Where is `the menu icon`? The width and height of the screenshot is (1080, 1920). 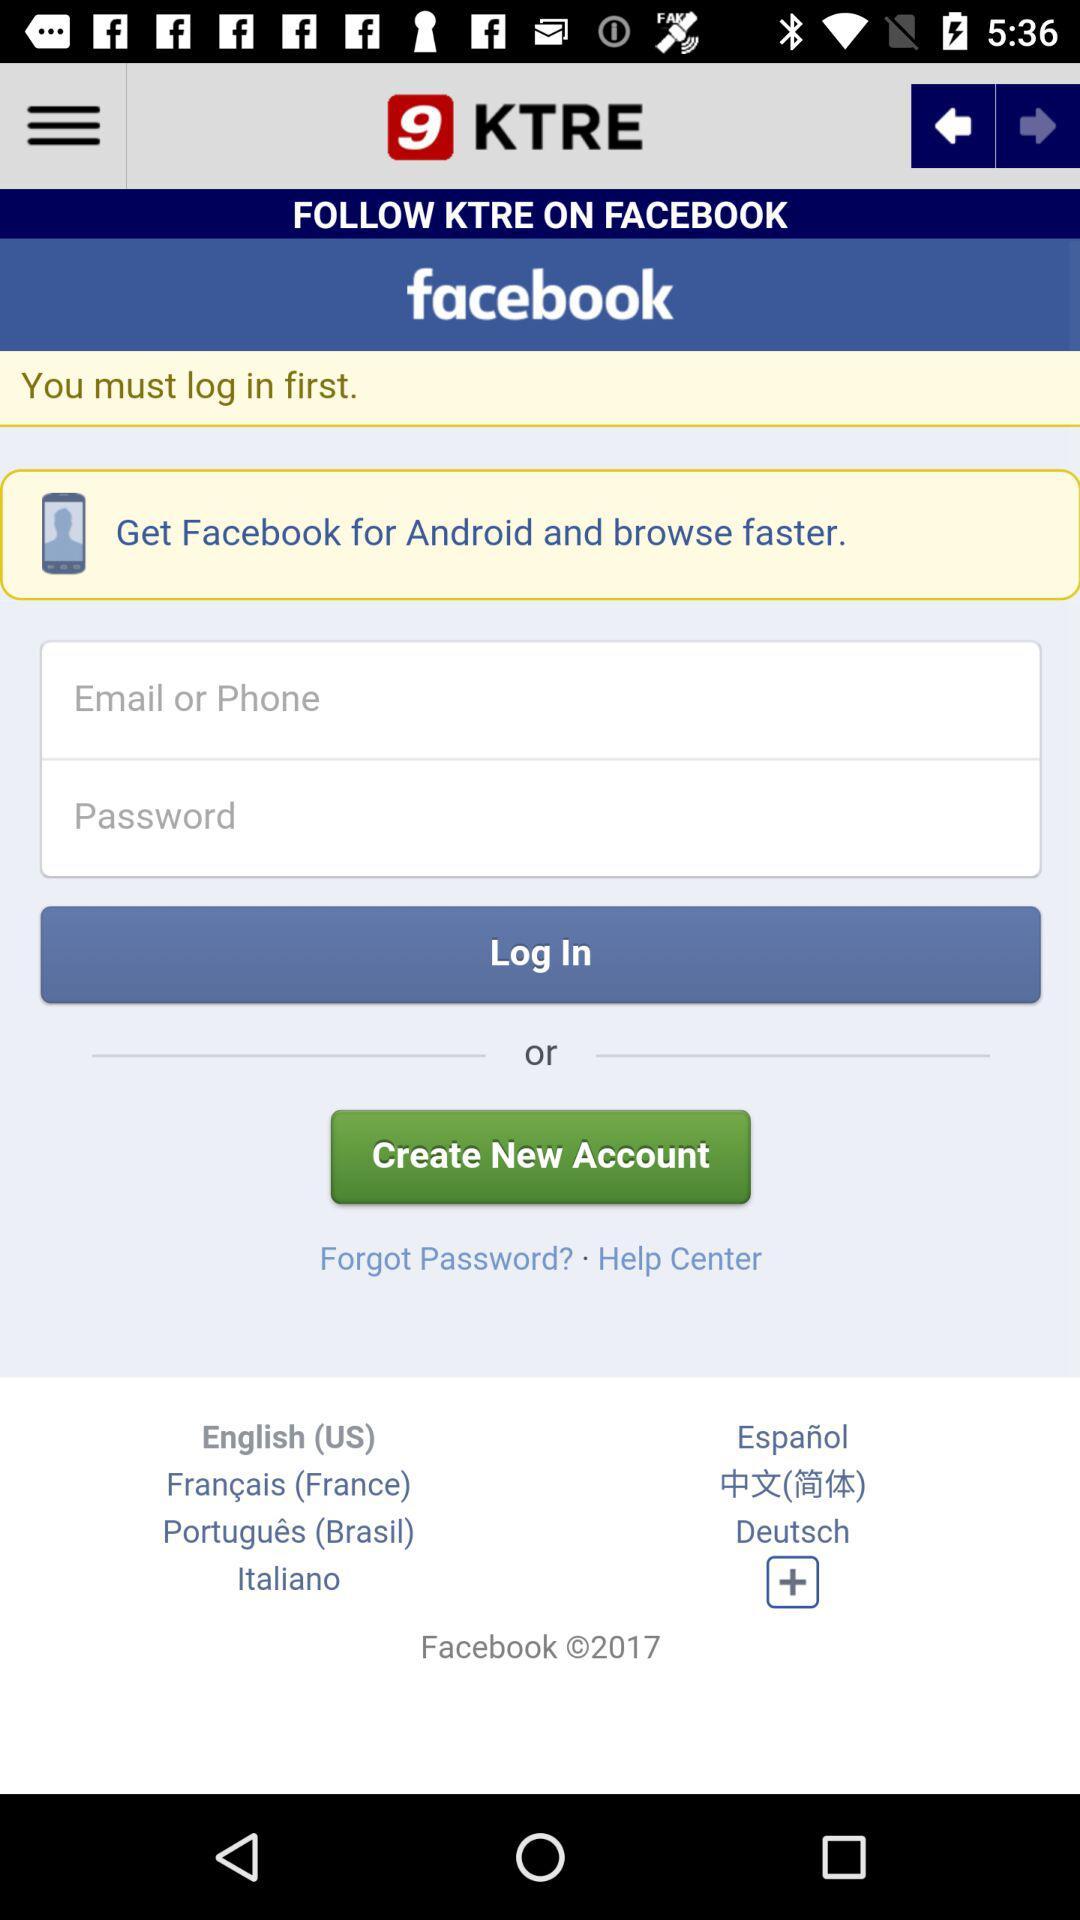
the menu icon is located at coordinates (61, 124).